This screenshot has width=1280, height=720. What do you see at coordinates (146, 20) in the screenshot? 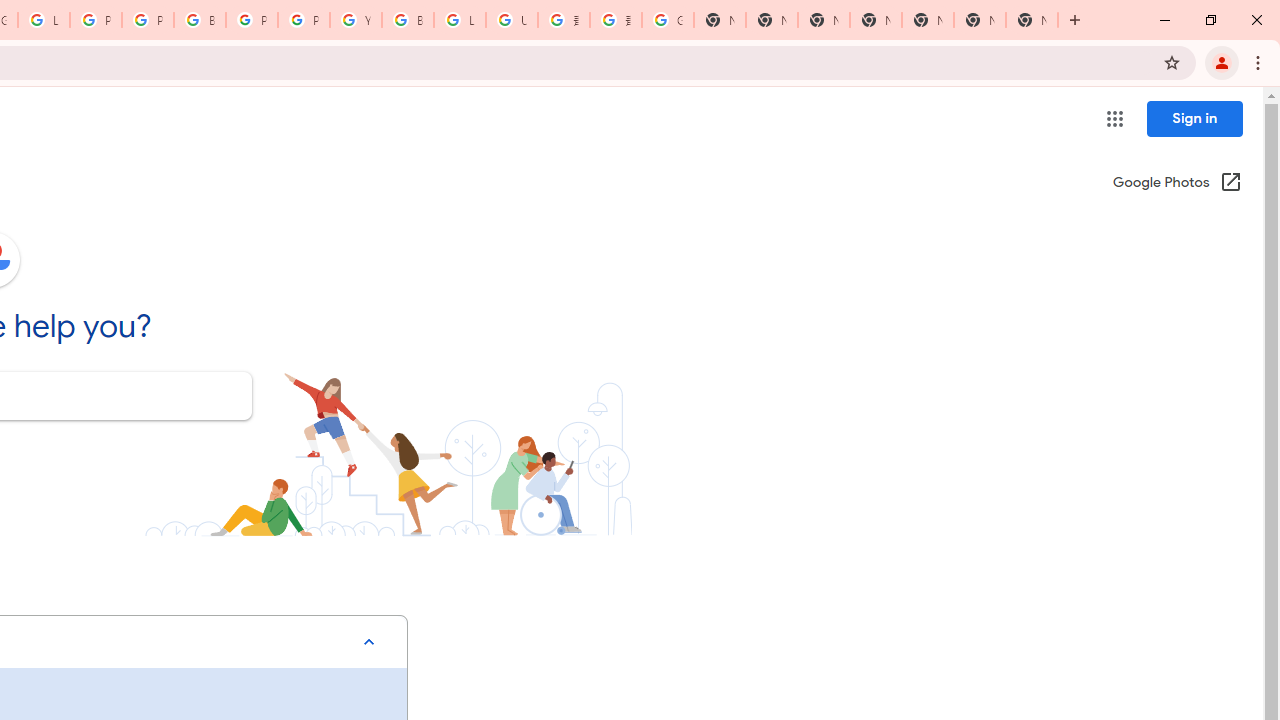
I see `'Privacy Help Center - Policies Help'` at bounding box center [146, 20].